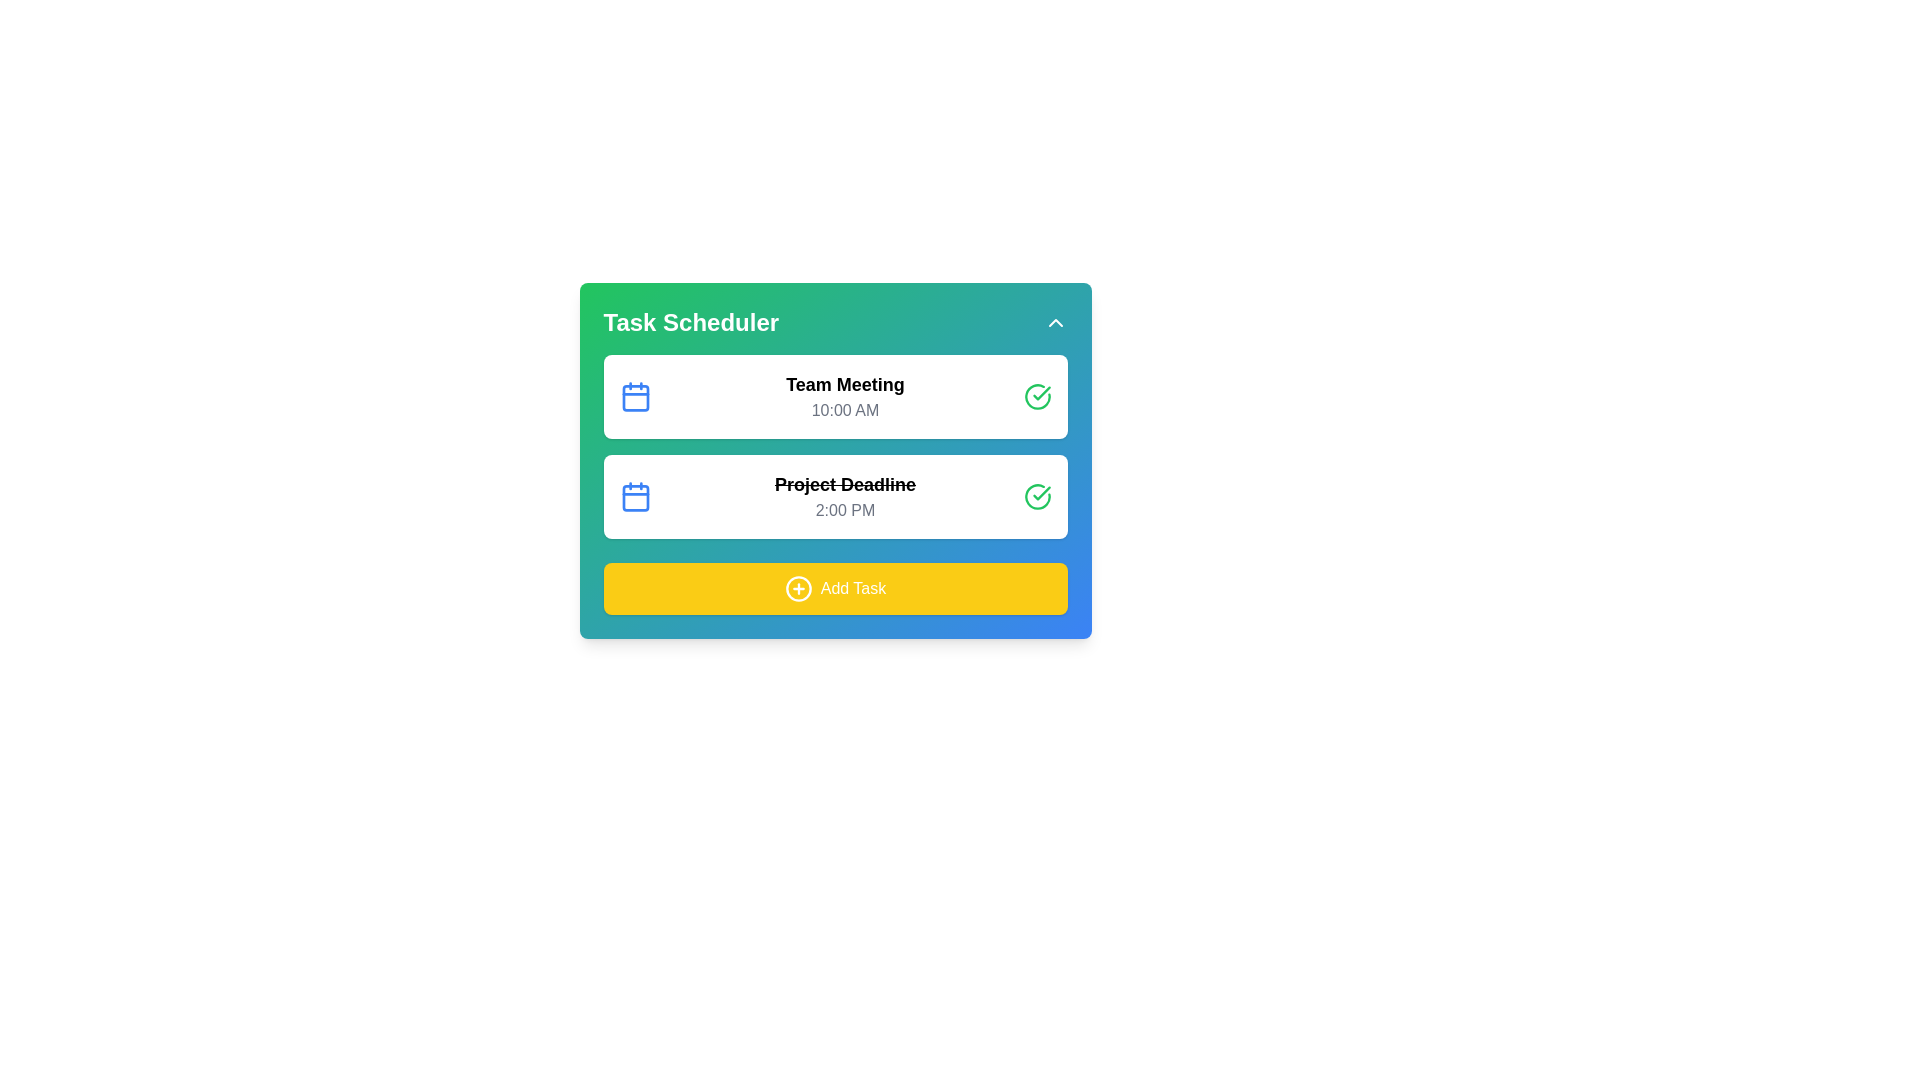  I want to click on the 'Task Scheduler' text header, which is bold, large, and white on a green gradient background, located at the top-left corner of the main panel, so click(691, 322).